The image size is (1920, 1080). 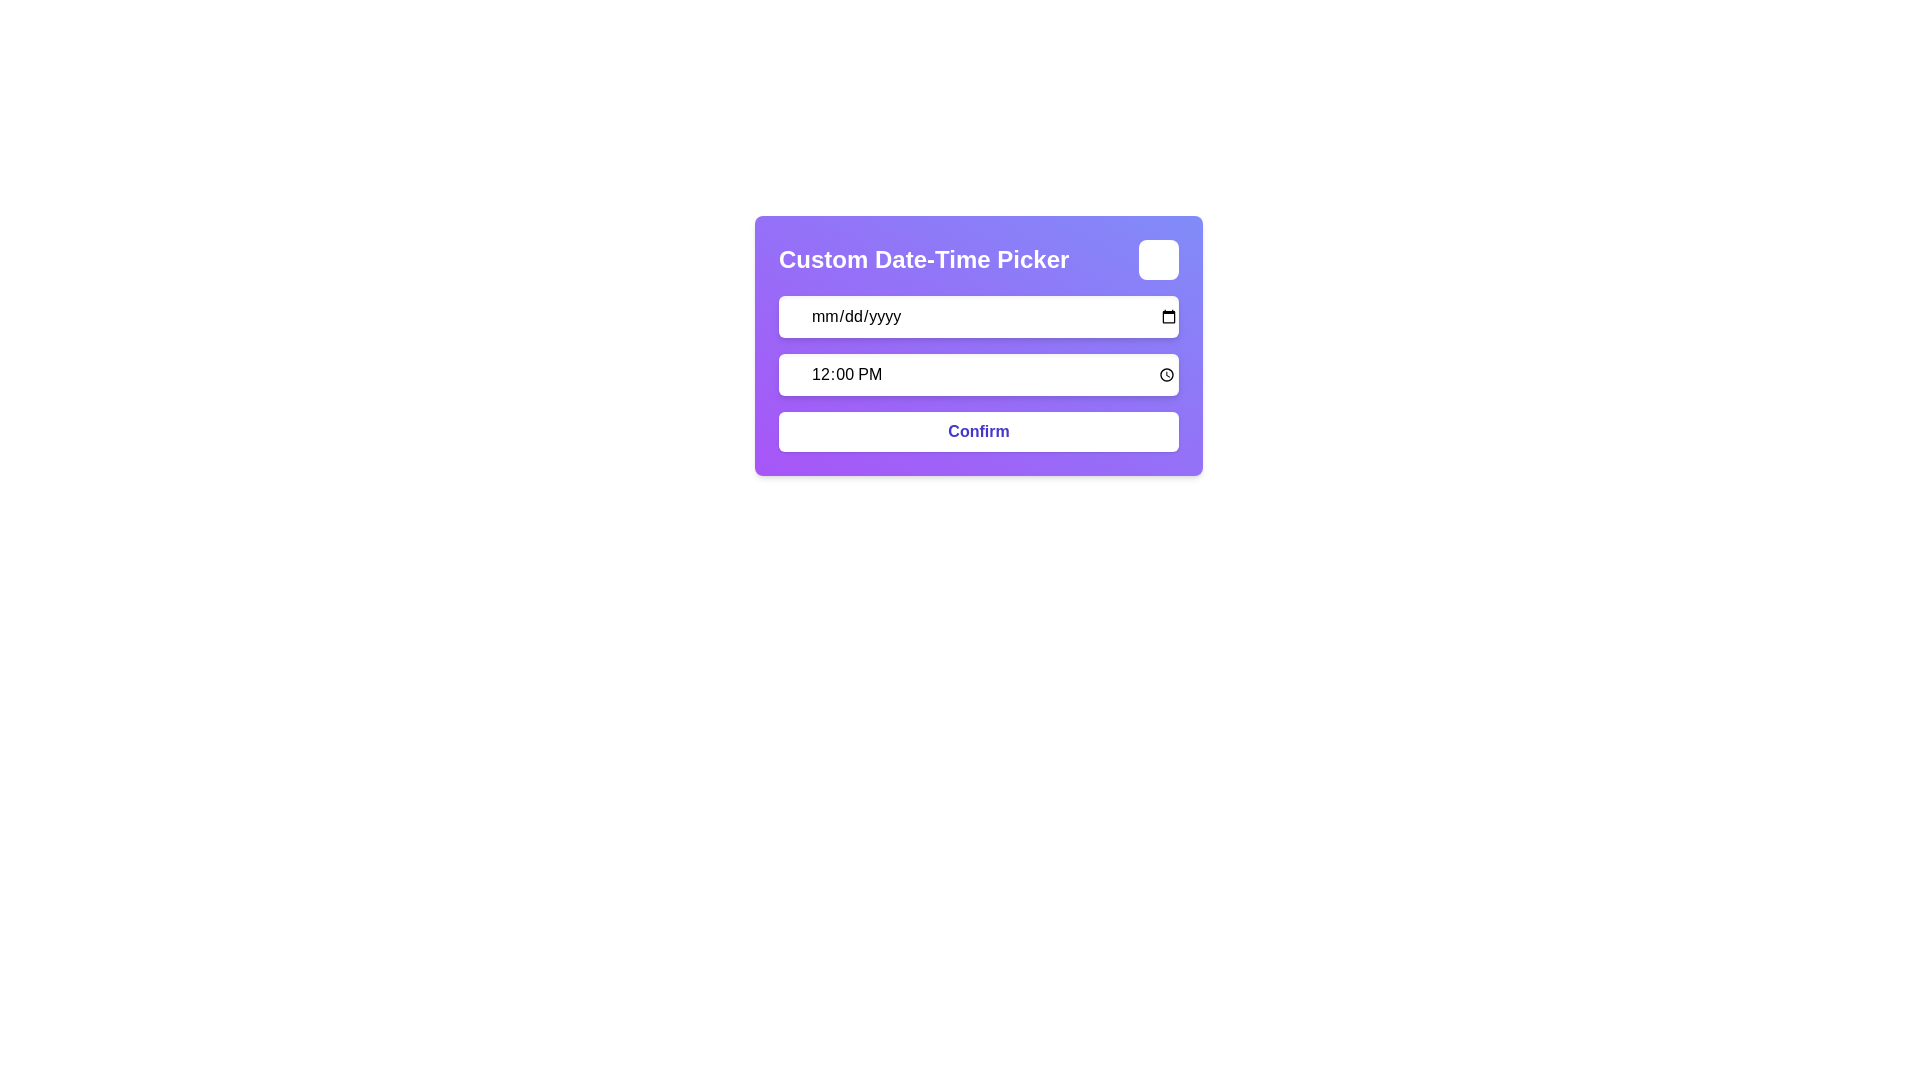 What do you see at coordinates (979, 315) in the screenshot?
I see `the Date Input Field at the top part of the form dialog` at bounding box center [979, 315].